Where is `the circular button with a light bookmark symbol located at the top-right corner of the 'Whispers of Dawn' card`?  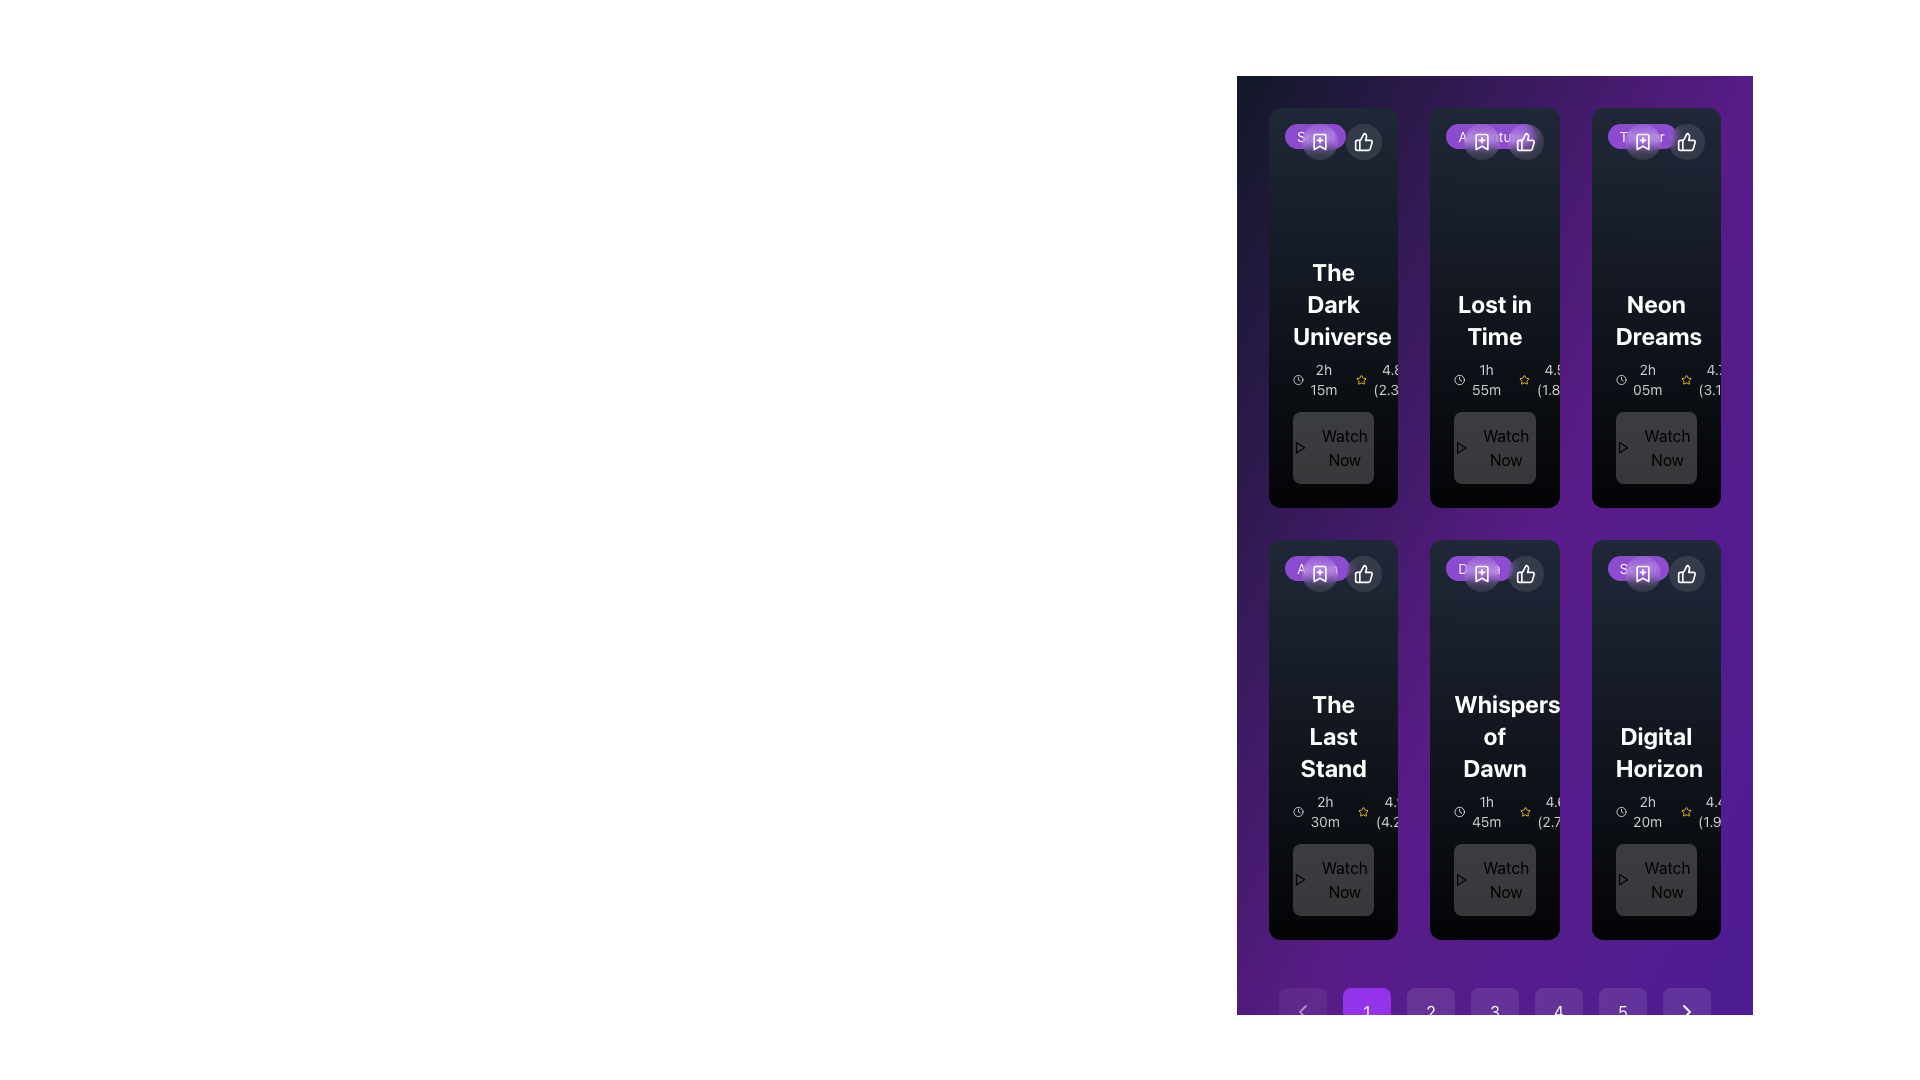 the circular button with a light bookmark symbol located at the top-right corner of the 'Whispers of Dawn' card is located at coordinates (1503, 574).